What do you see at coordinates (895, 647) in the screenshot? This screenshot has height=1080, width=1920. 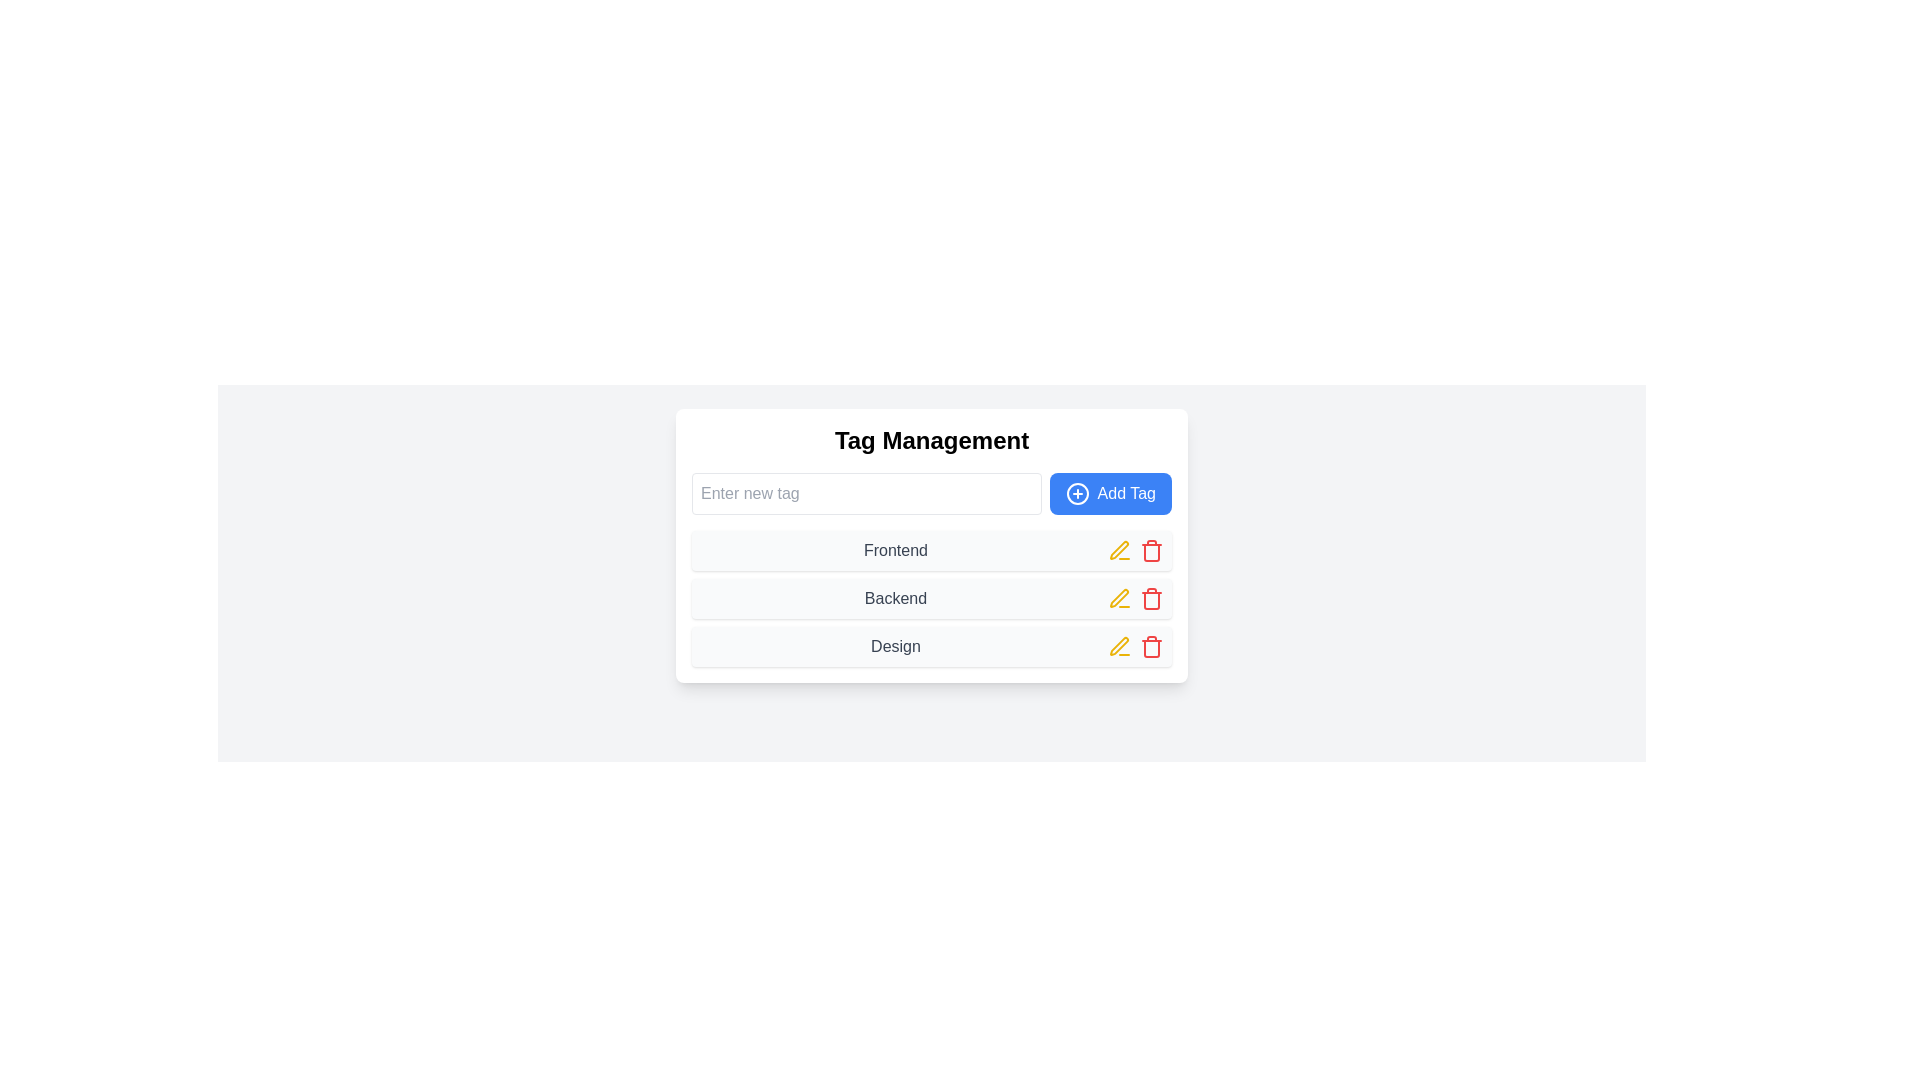 I see `the Text Label that displays 'Design', located below the 'Frontend' and 'Backend' labels in a vertical list` at bounding box center [895, 647].